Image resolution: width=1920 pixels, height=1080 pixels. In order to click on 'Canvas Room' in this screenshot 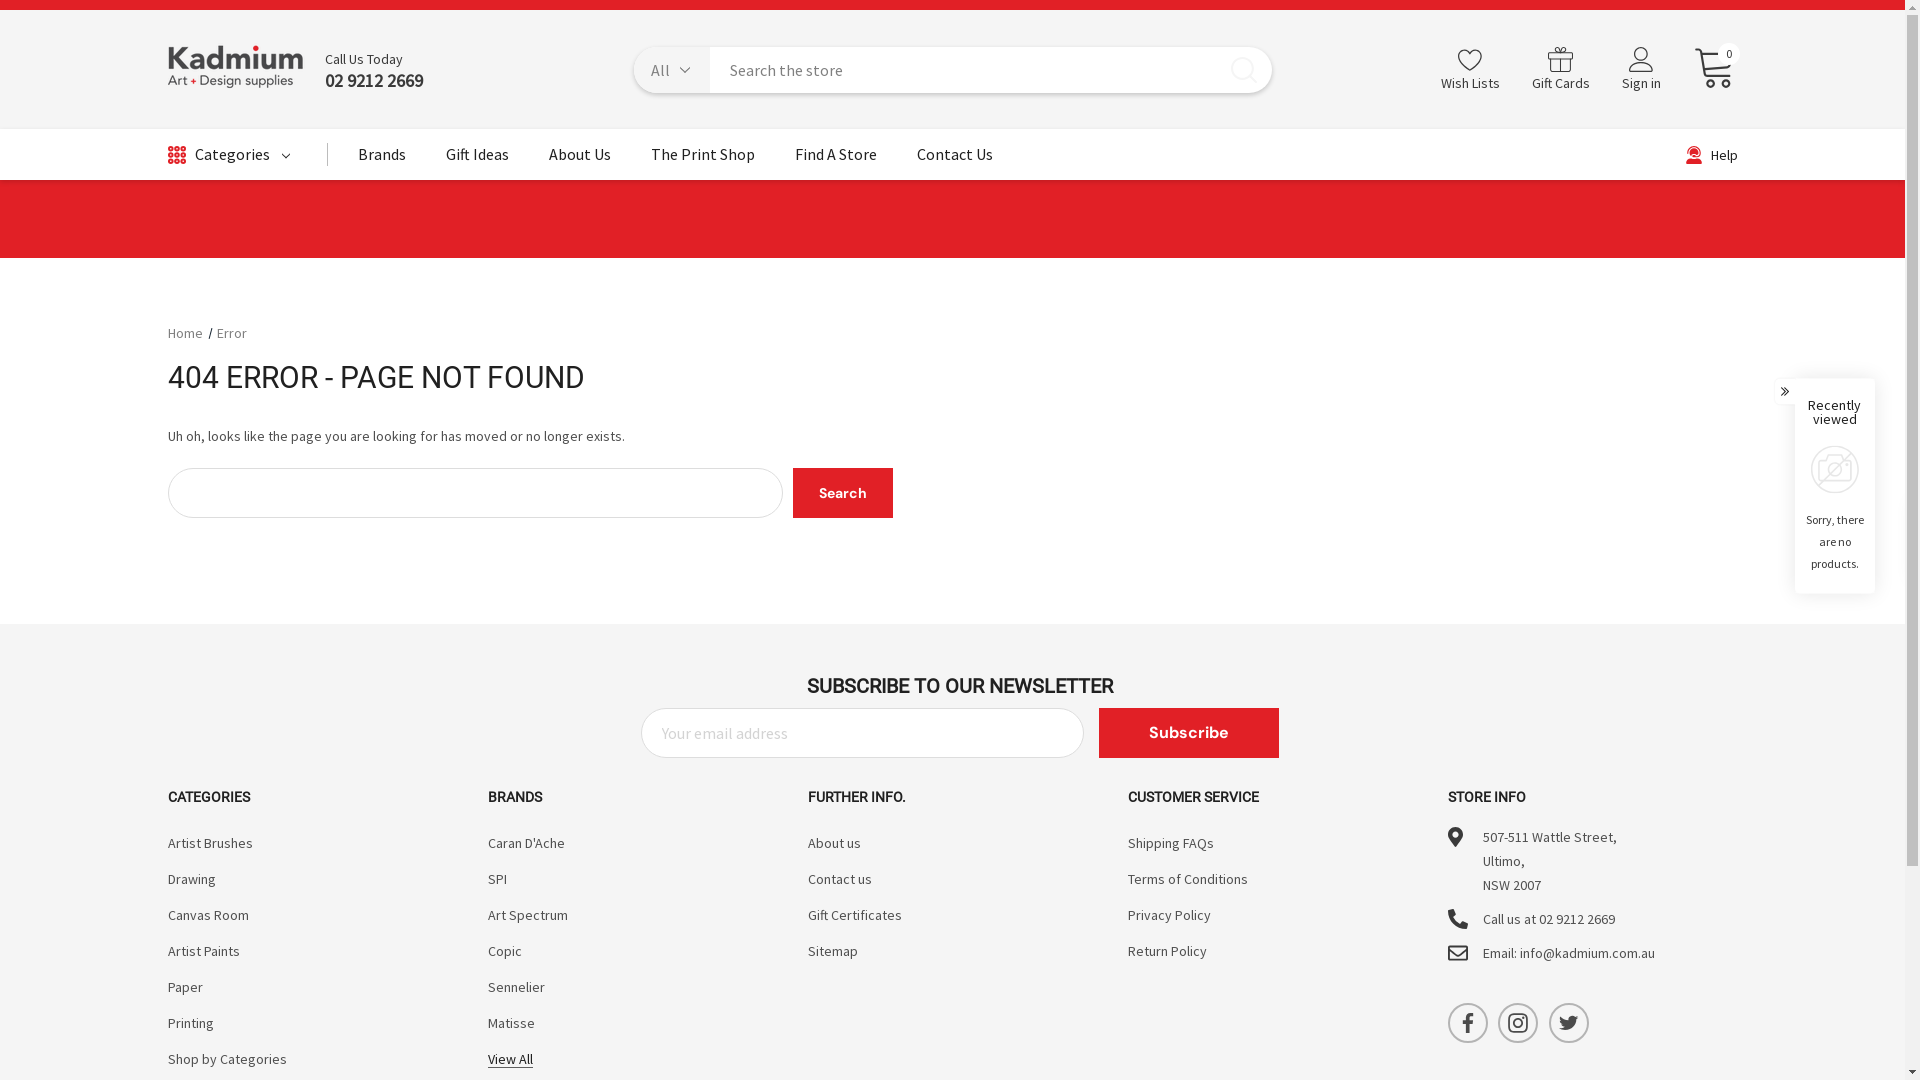, I will do `click(208, 914)`.